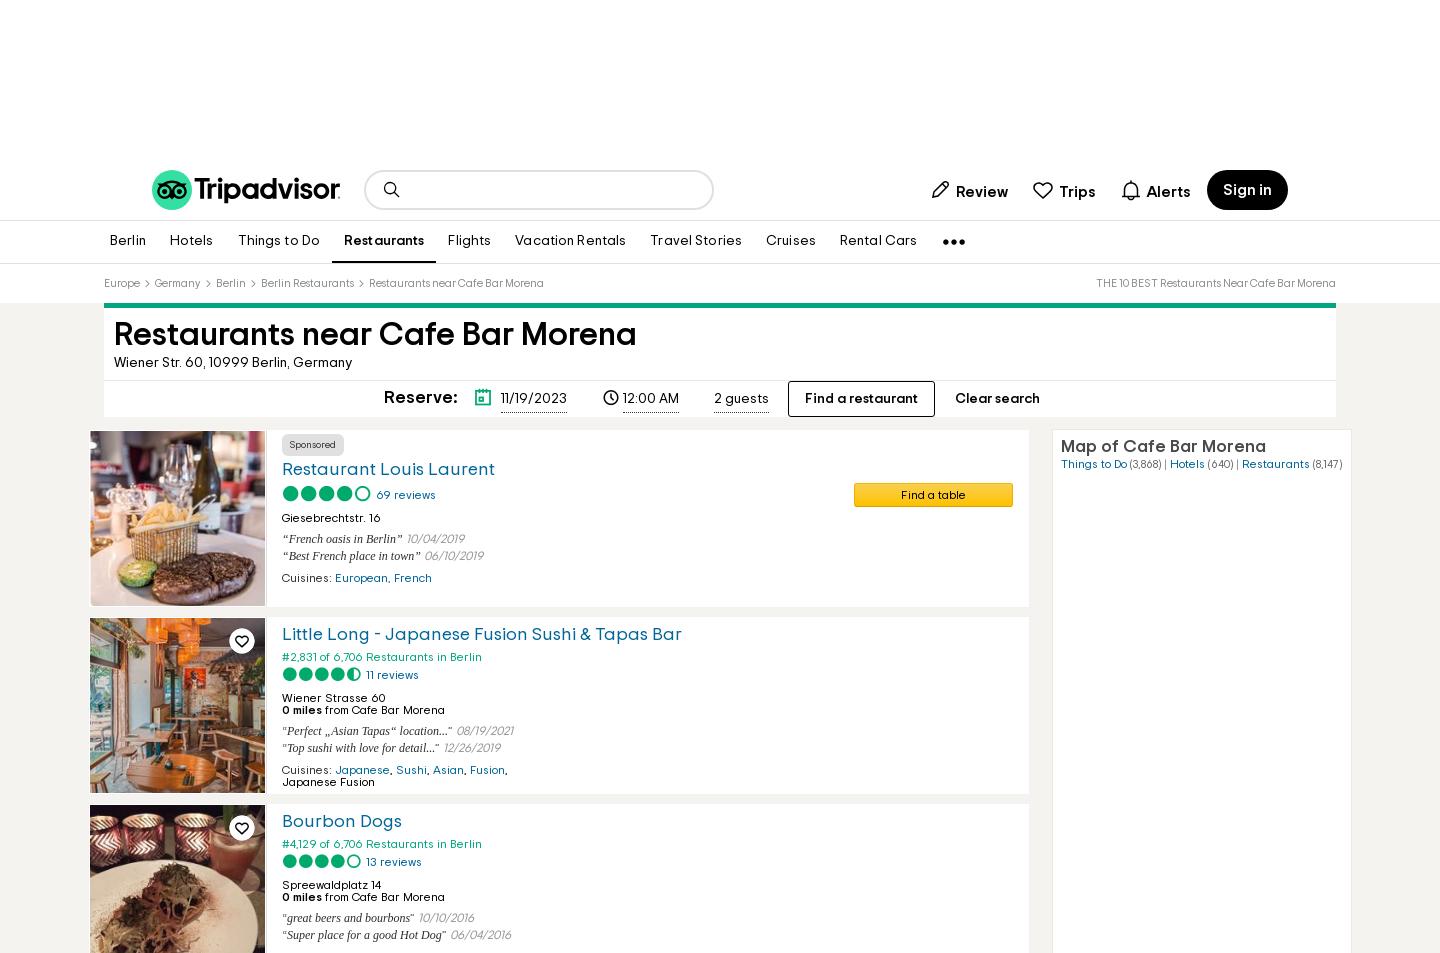  Describe the element at coordinates (334, 577) in the screenshot. I see `'European'` at that location.